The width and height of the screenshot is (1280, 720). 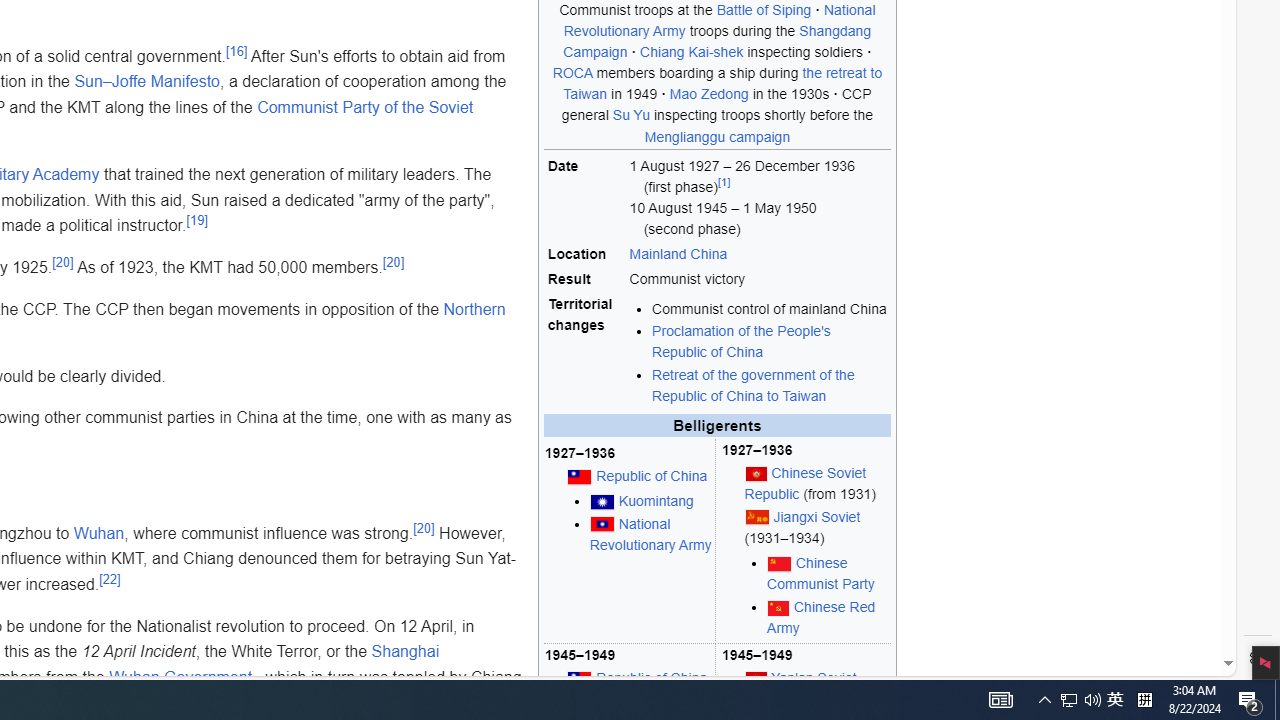 I want to click on 'Wuhan Government', so click(x=181, y=676).